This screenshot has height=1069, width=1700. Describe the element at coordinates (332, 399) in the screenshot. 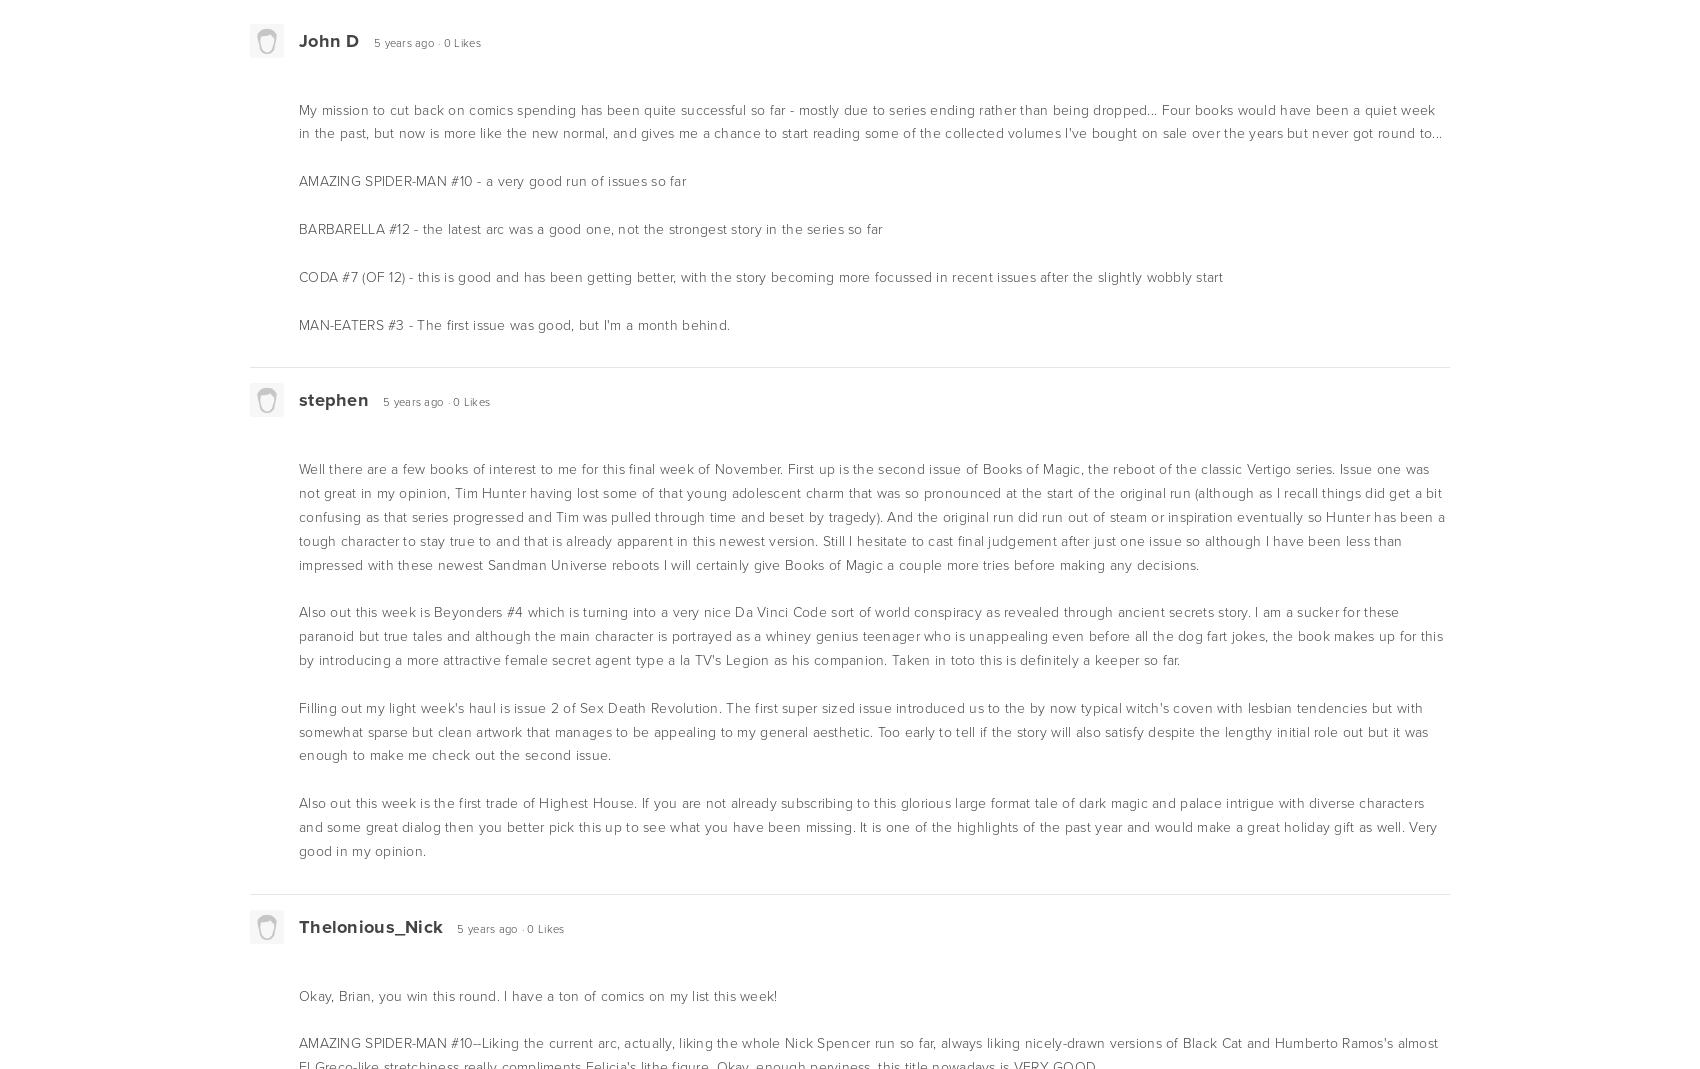

I see `'stephen'` at that location.